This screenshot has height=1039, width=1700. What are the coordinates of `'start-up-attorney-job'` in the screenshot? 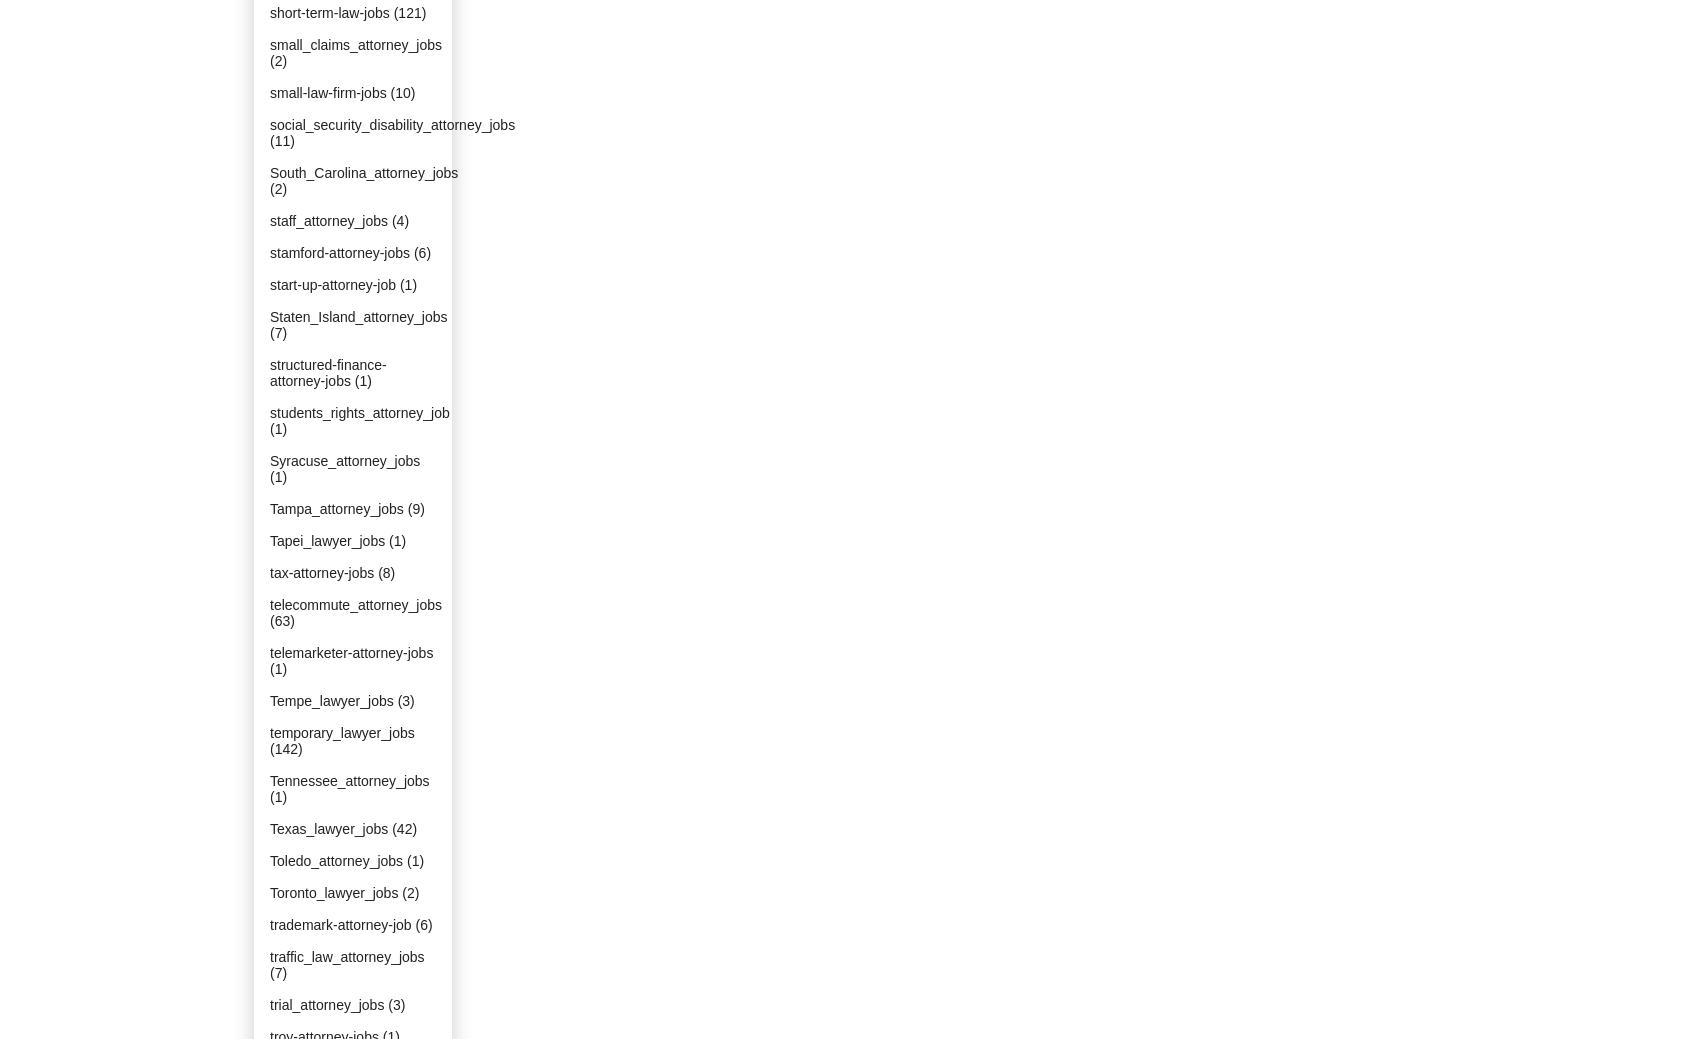 It's located at (332, 284).